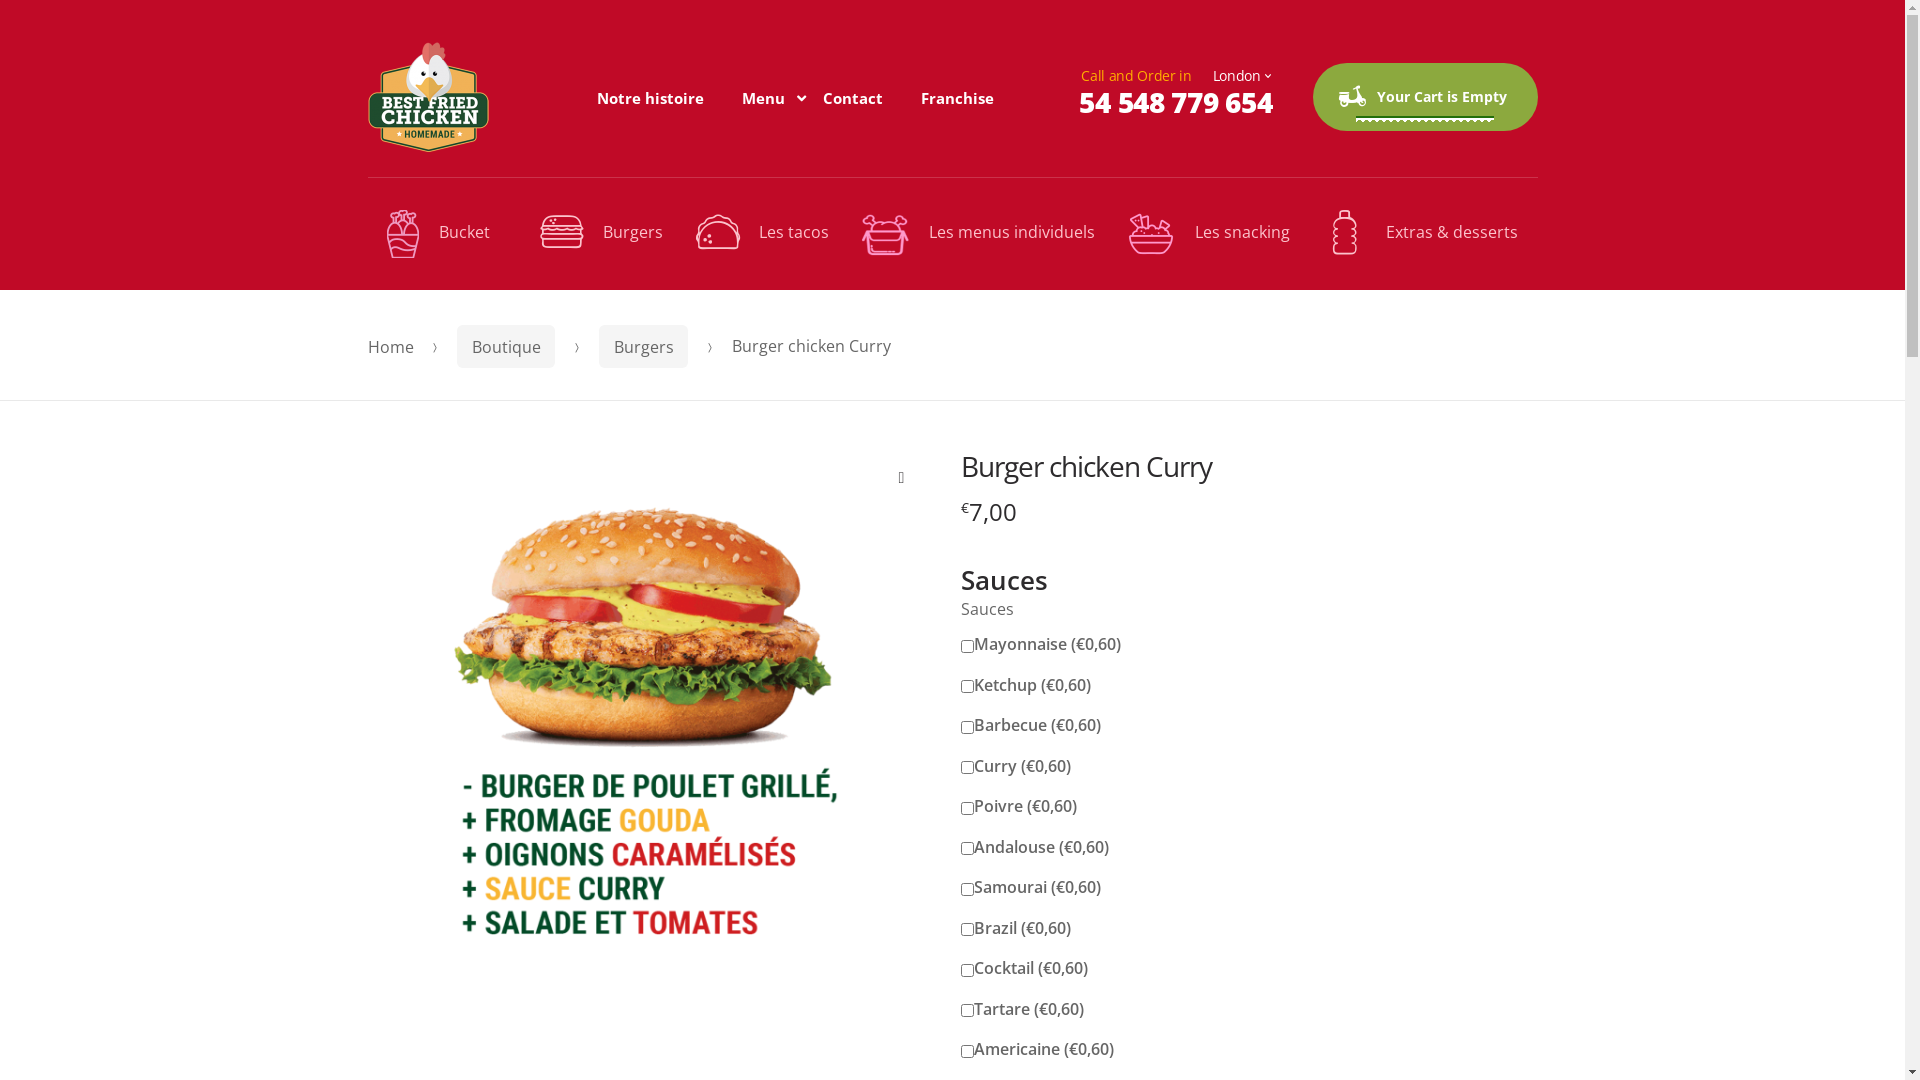 The image size is (1920, 1080). Describe the element at coordinates (978, 233) in the screenshot. I see `'Les menus individuels'` at that location.